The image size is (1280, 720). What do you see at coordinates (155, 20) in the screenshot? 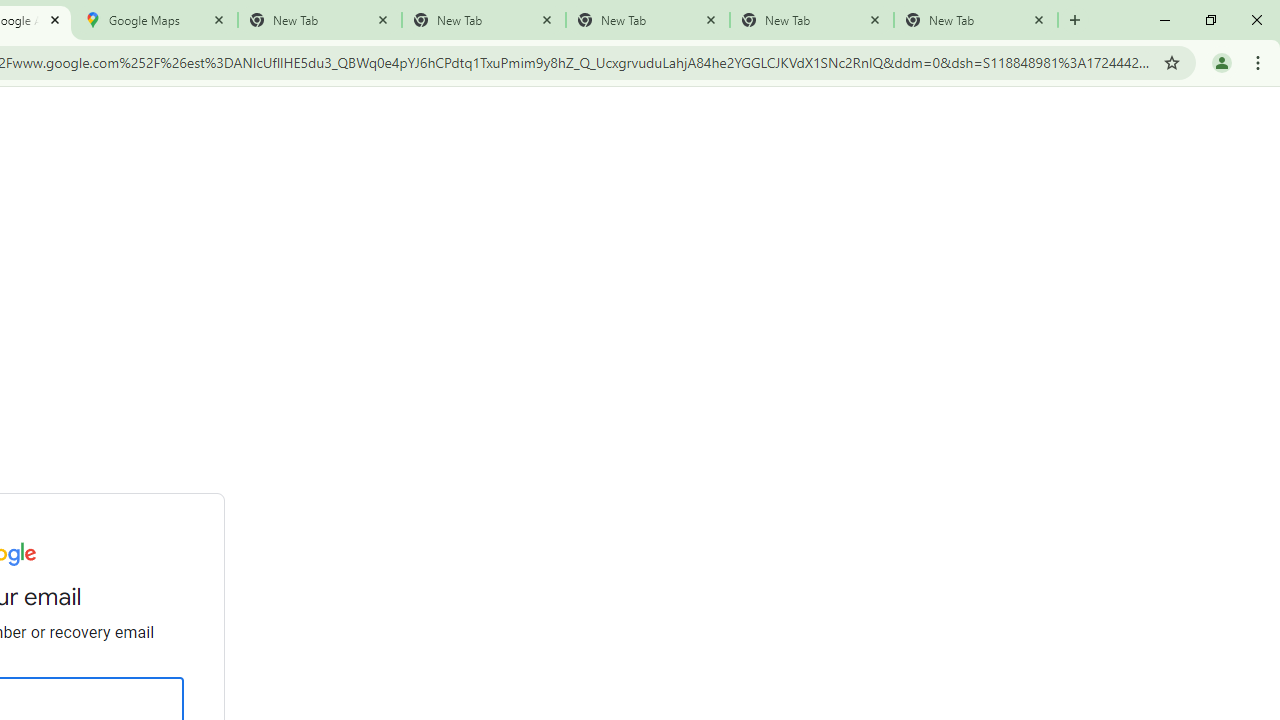
I see `'Google Maps'` at bounding box center [155, 20].